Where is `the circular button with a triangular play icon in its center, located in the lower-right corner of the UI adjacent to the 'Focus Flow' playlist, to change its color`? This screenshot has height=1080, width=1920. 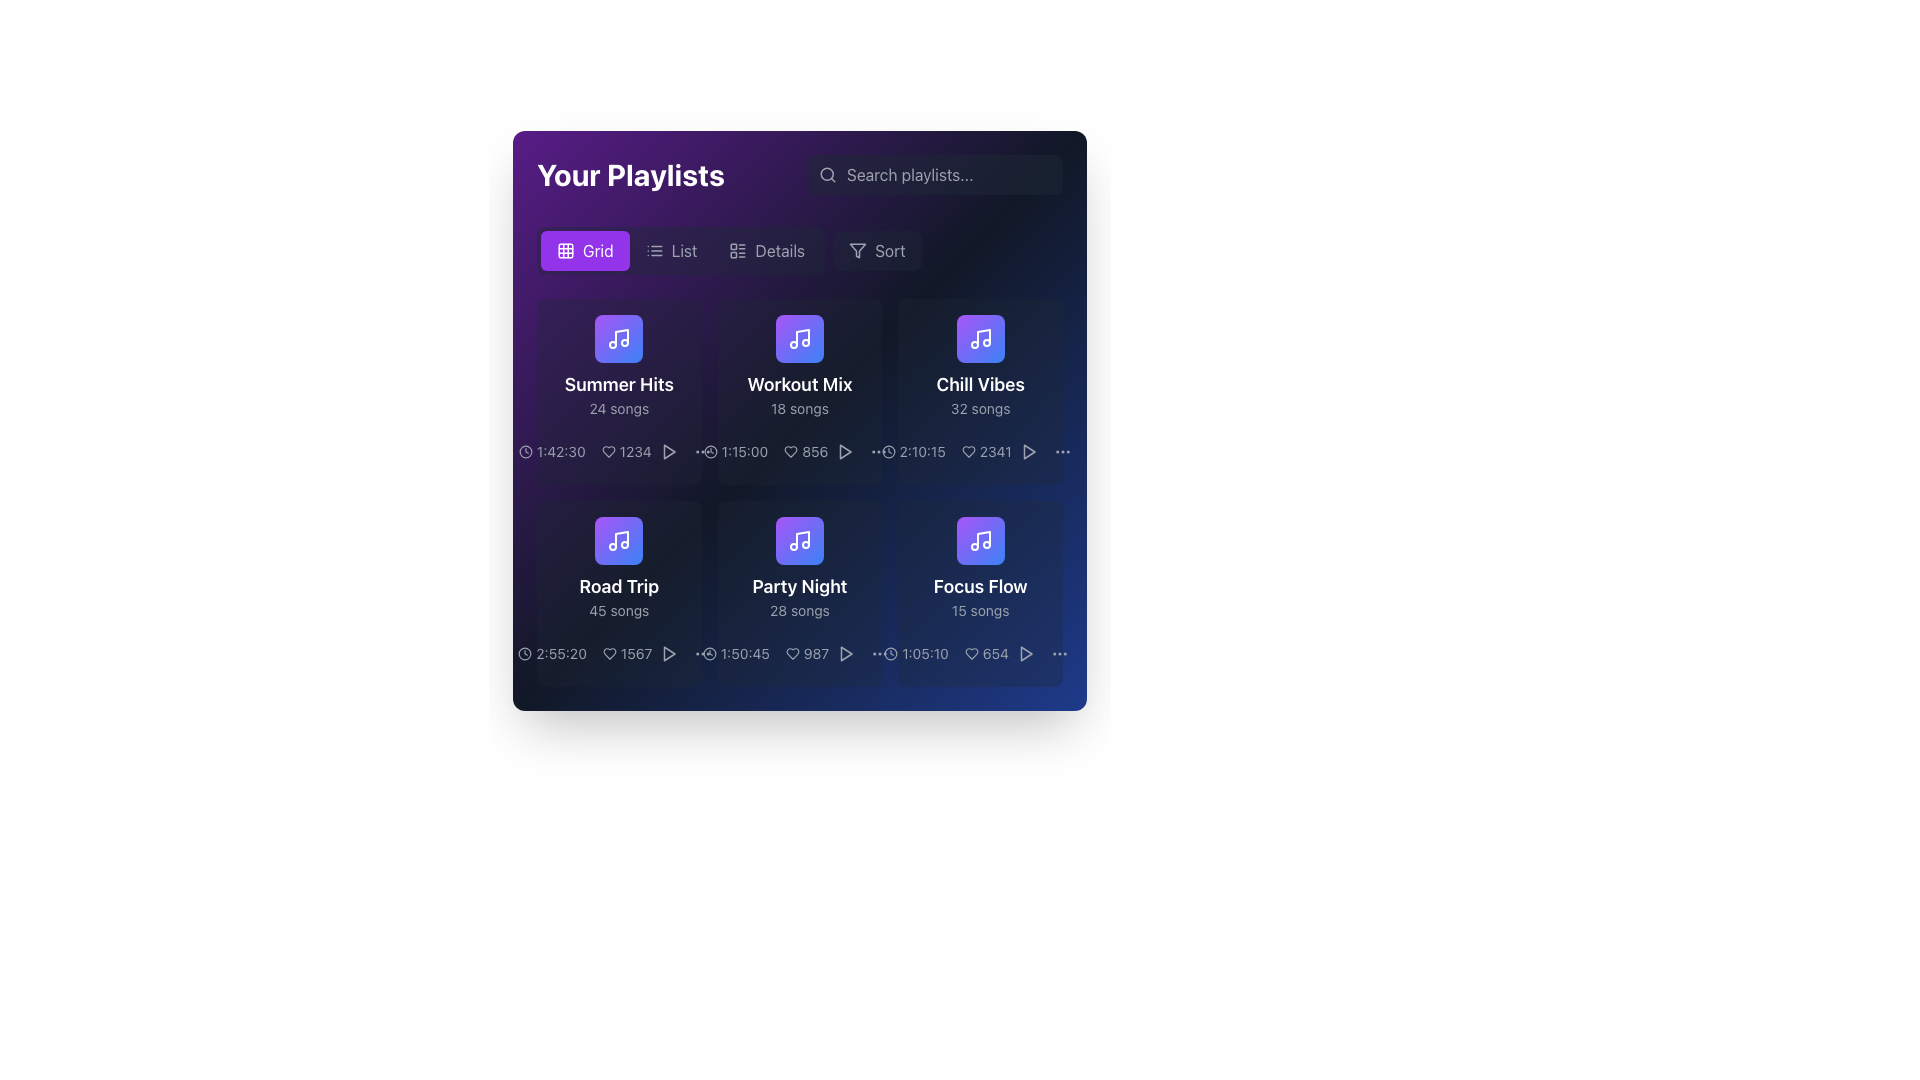
the circular button with a triangular play icon in its center, located in the lower-right corner of the UI adjacent to the 'Focus Flow' playlist, to change its color is located at coordinates (1026, 654).